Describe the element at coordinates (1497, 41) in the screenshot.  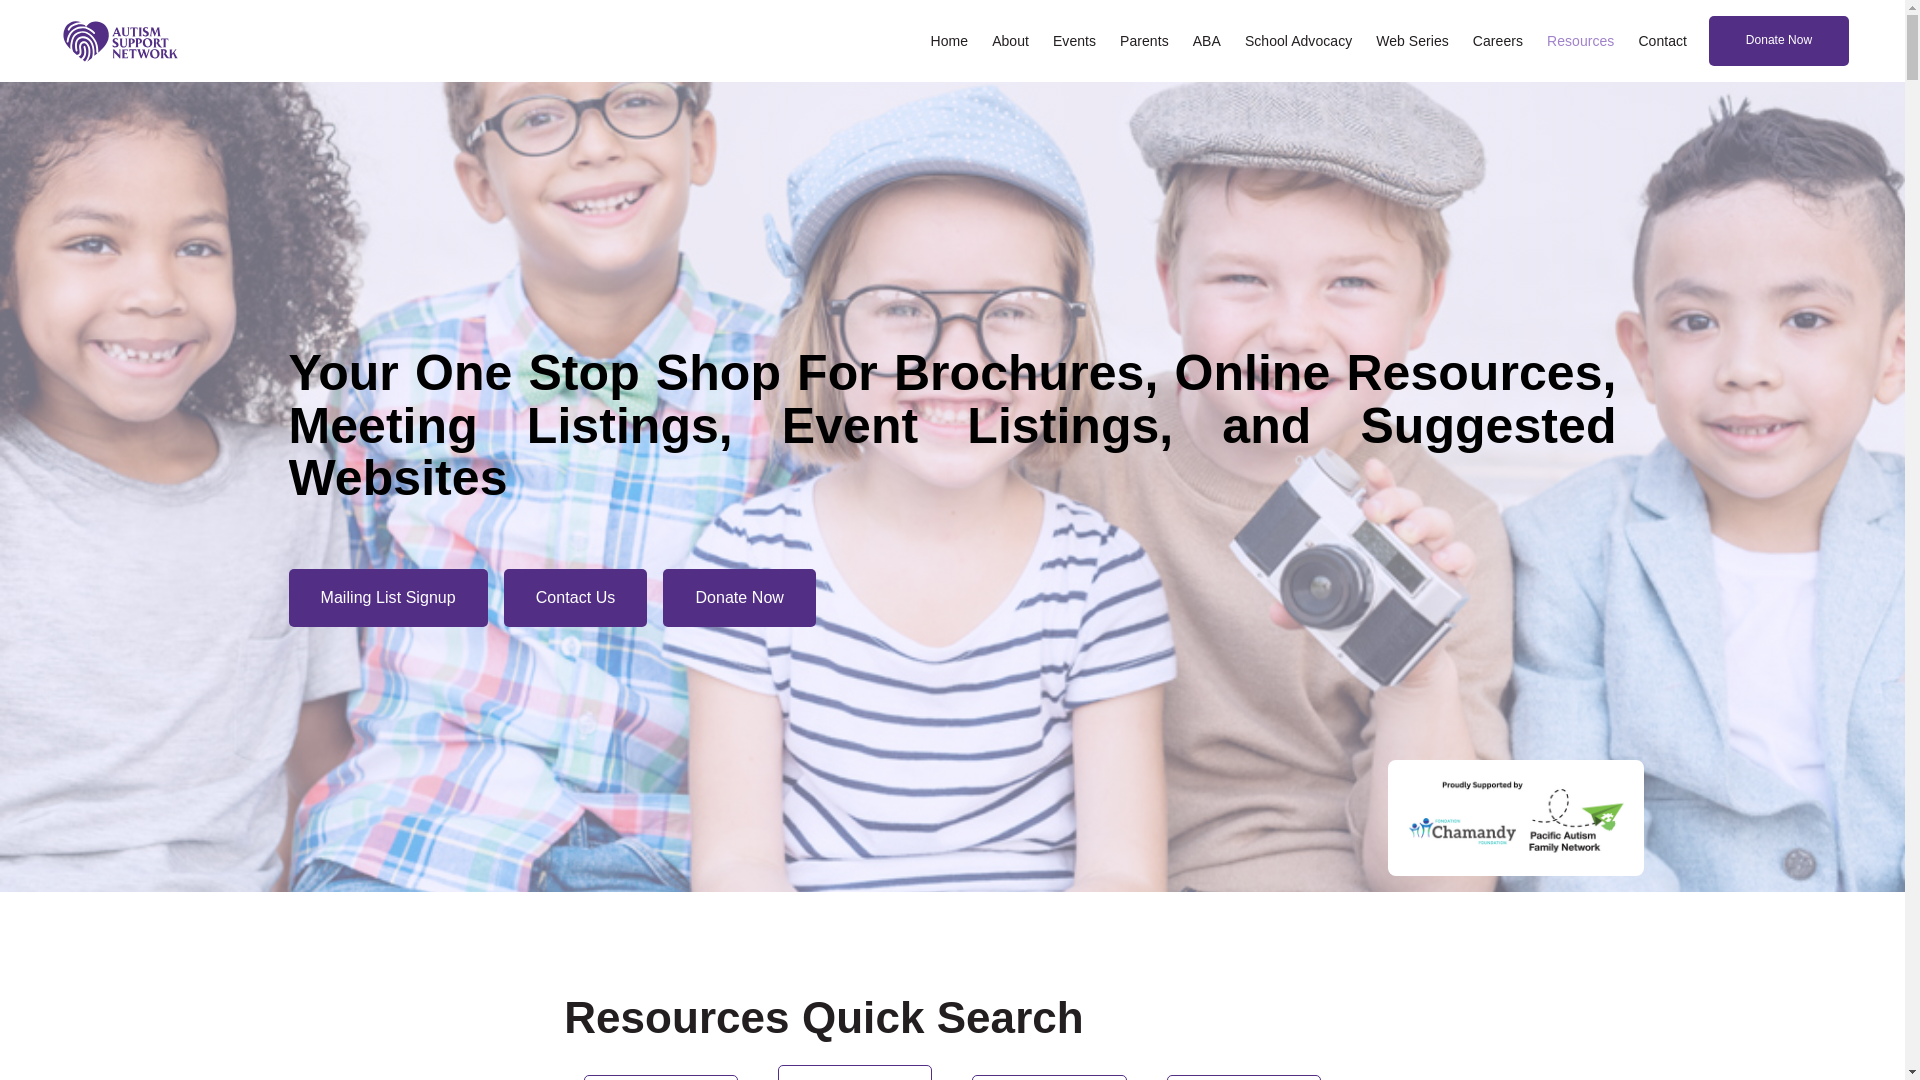
I see `'Careers'` at that location.